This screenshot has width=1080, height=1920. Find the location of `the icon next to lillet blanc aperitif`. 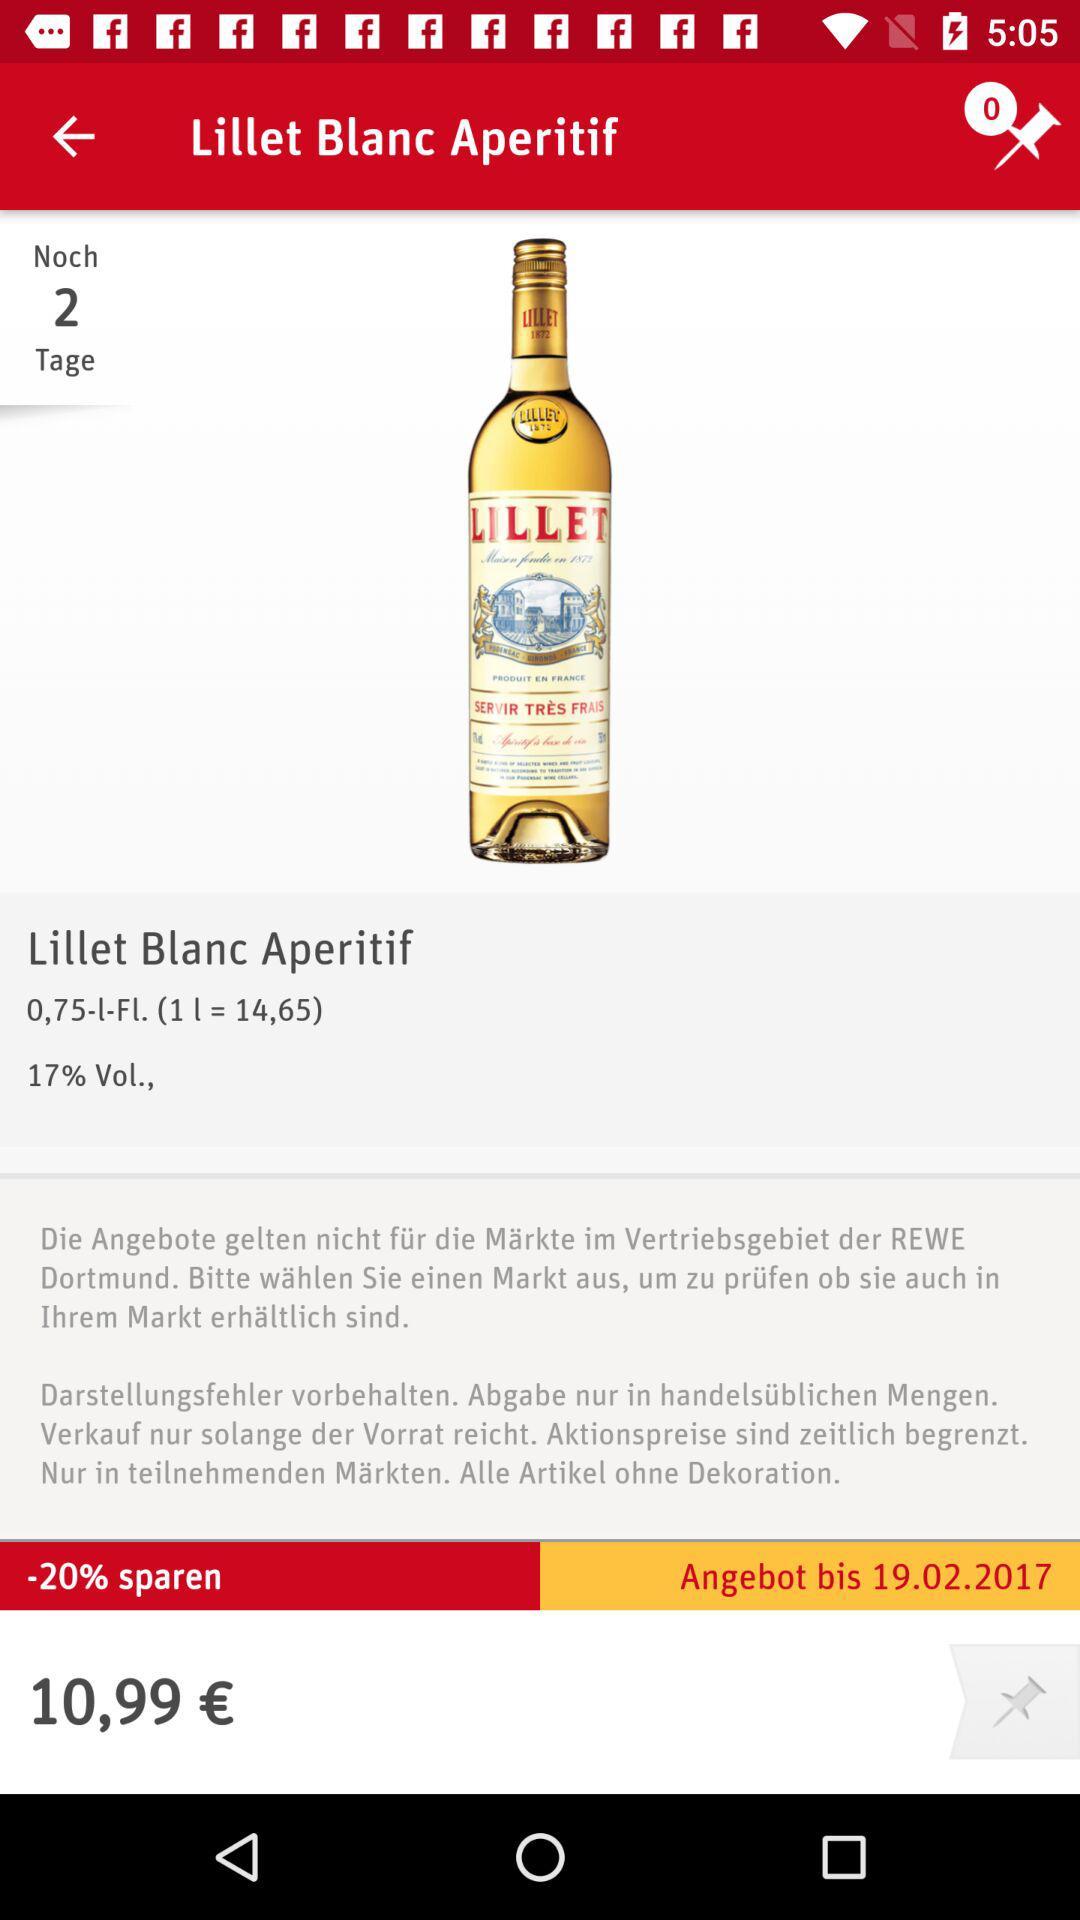

the icon next to lillet blanc aperitif is located at coordinates (72, 135).